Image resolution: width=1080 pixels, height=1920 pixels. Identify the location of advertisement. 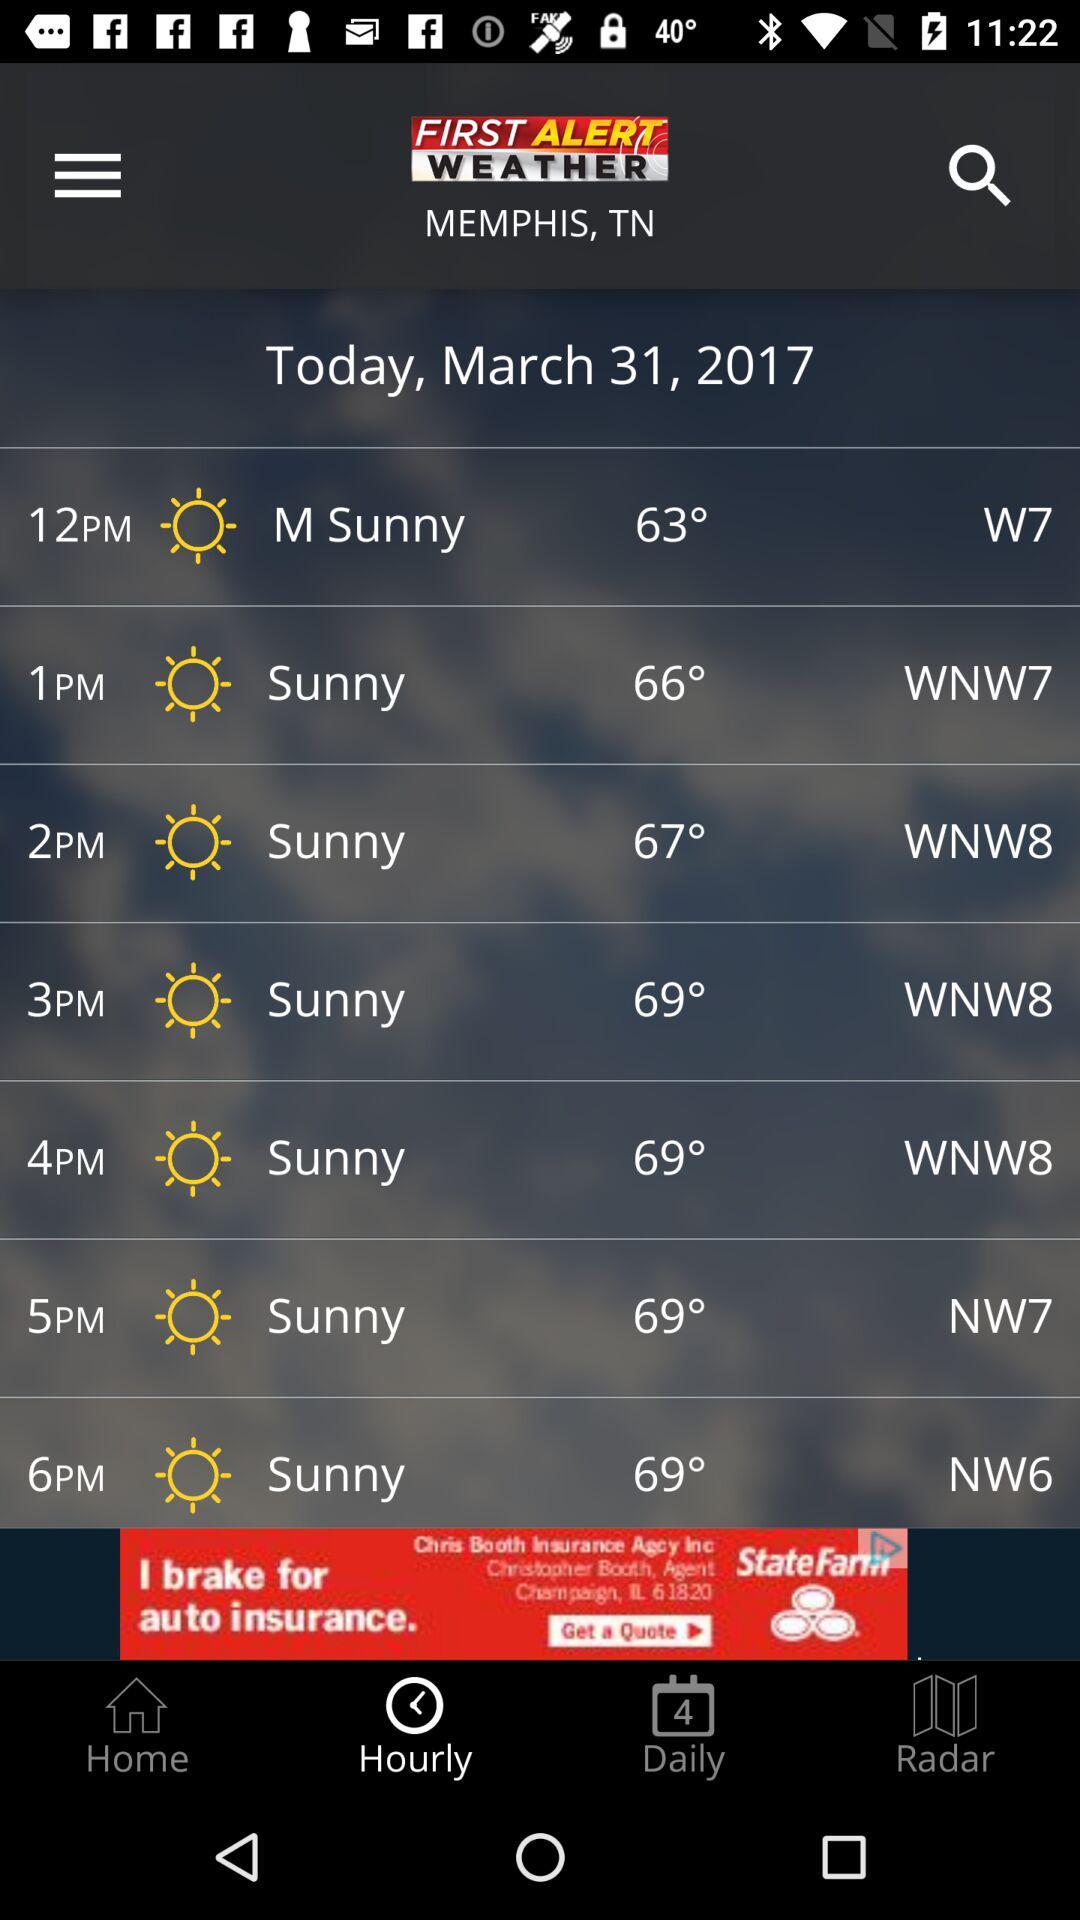
(540, 1593).